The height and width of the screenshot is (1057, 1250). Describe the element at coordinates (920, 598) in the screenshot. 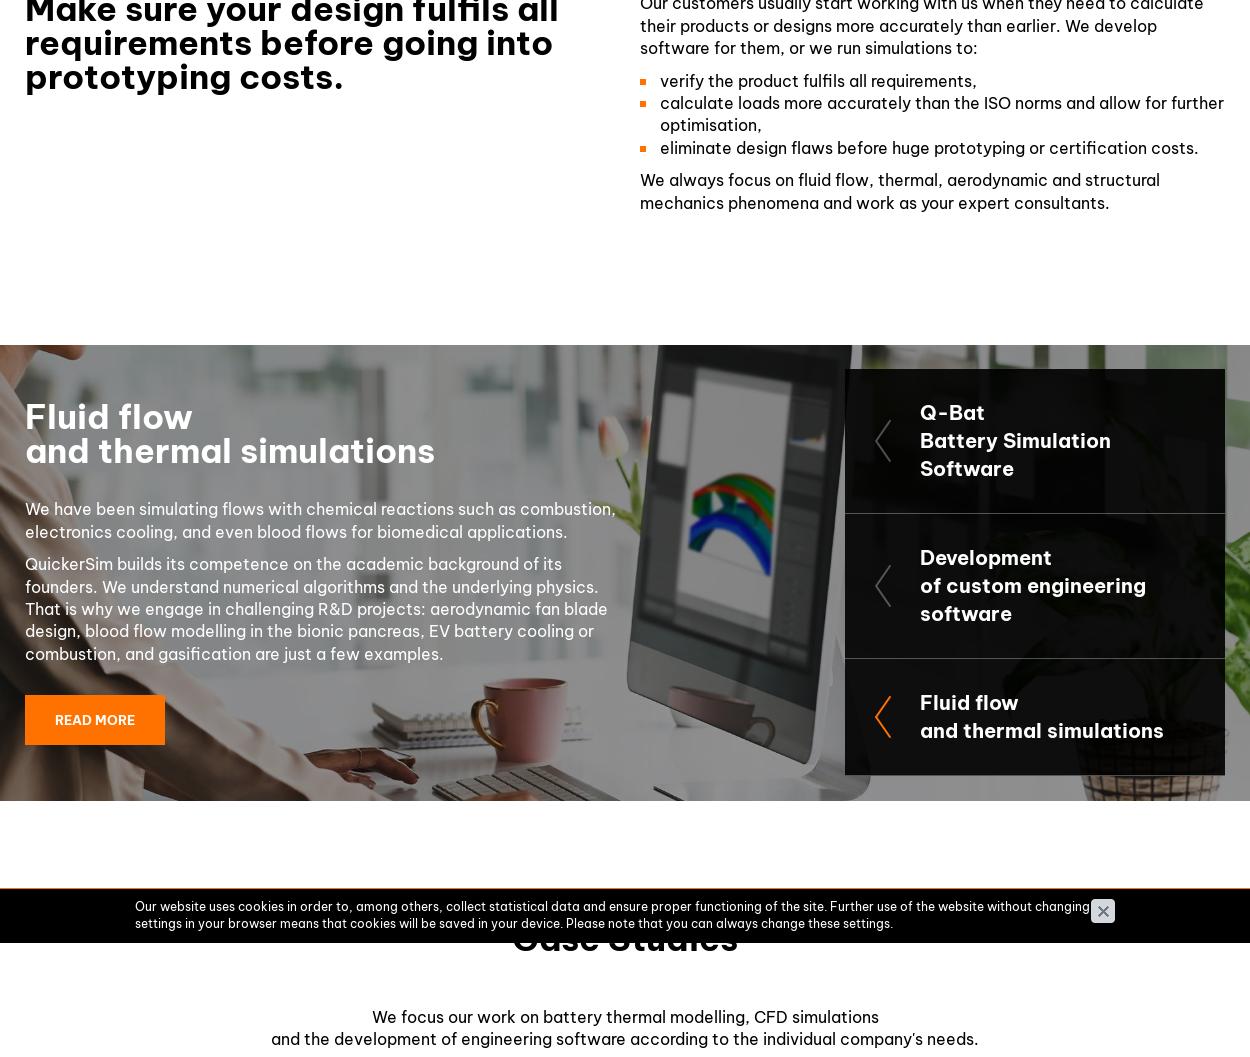

I see `'of custom engineering software'` at that location.